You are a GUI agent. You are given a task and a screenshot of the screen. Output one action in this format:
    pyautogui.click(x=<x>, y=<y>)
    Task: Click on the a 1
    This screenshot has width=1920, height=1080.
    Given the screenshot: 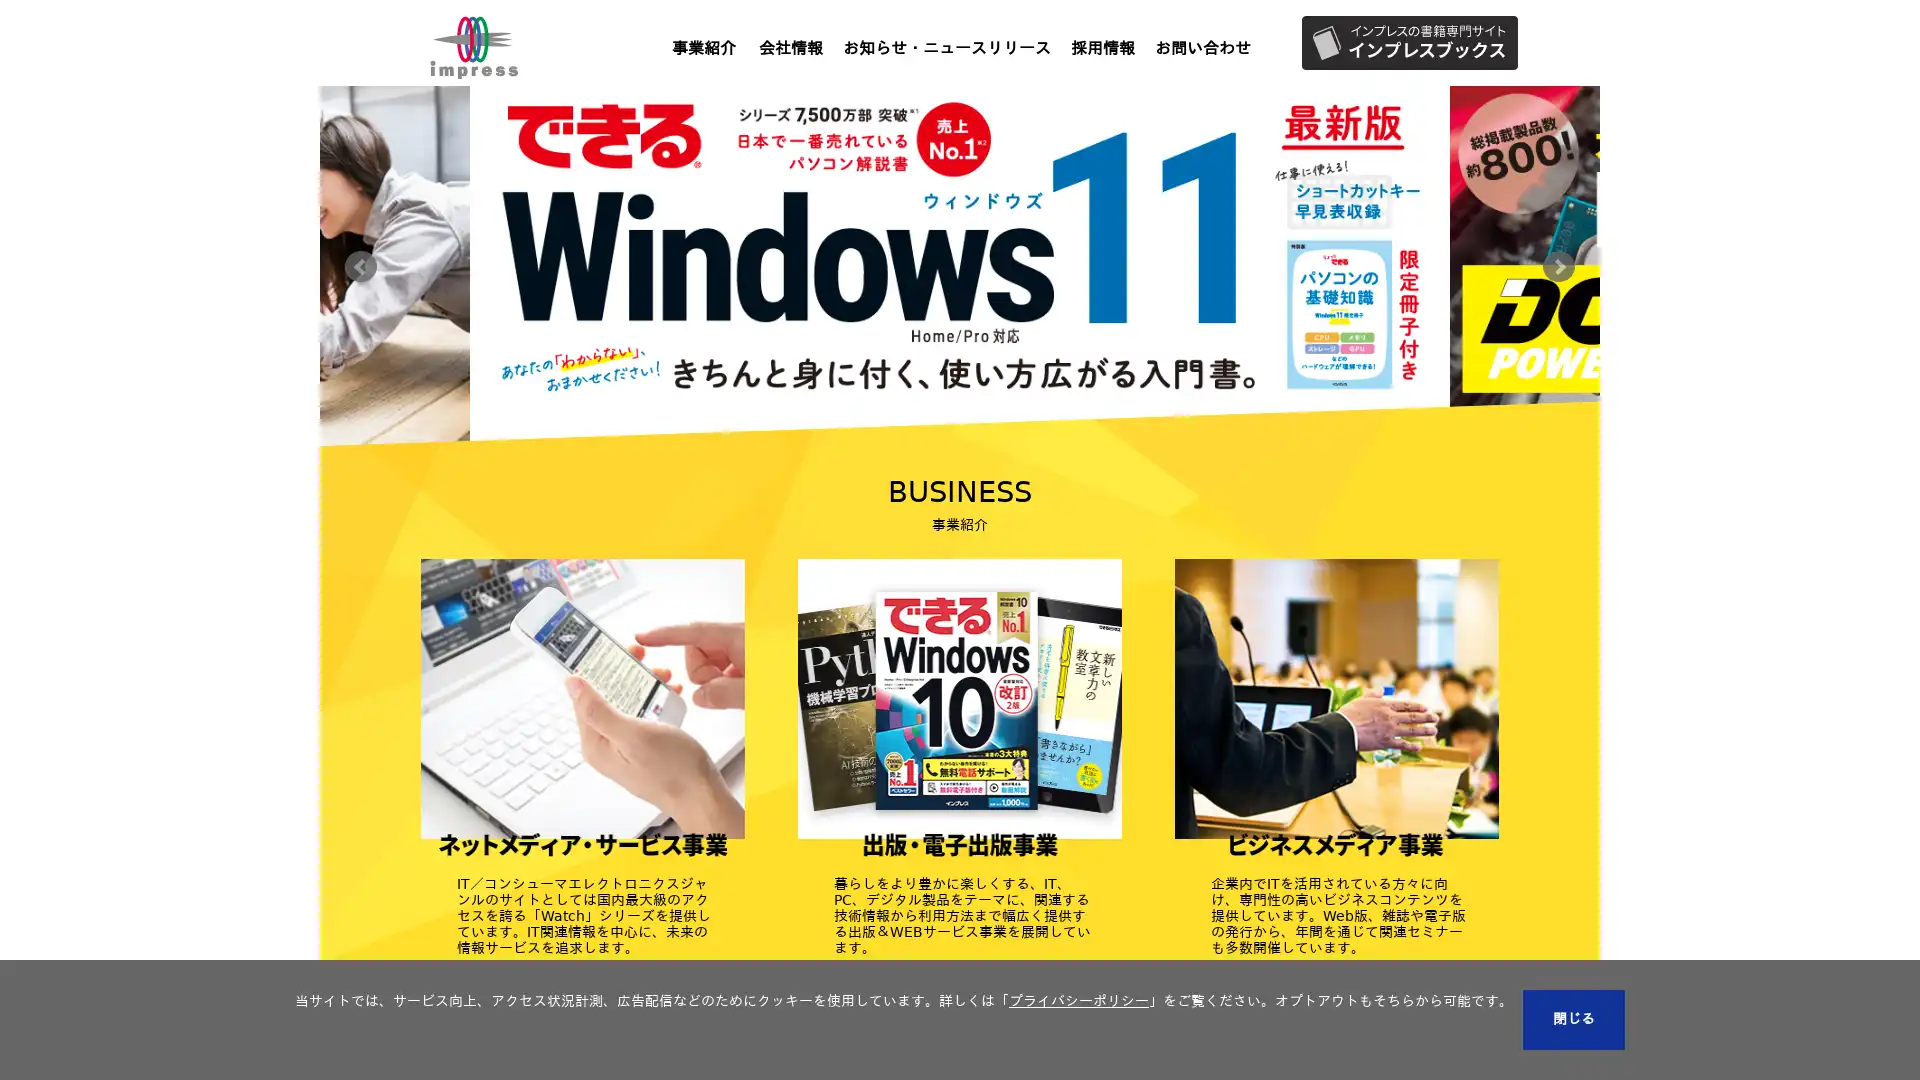 What is the action you would take?
    pyautogui.click(x=899, y=462)
    